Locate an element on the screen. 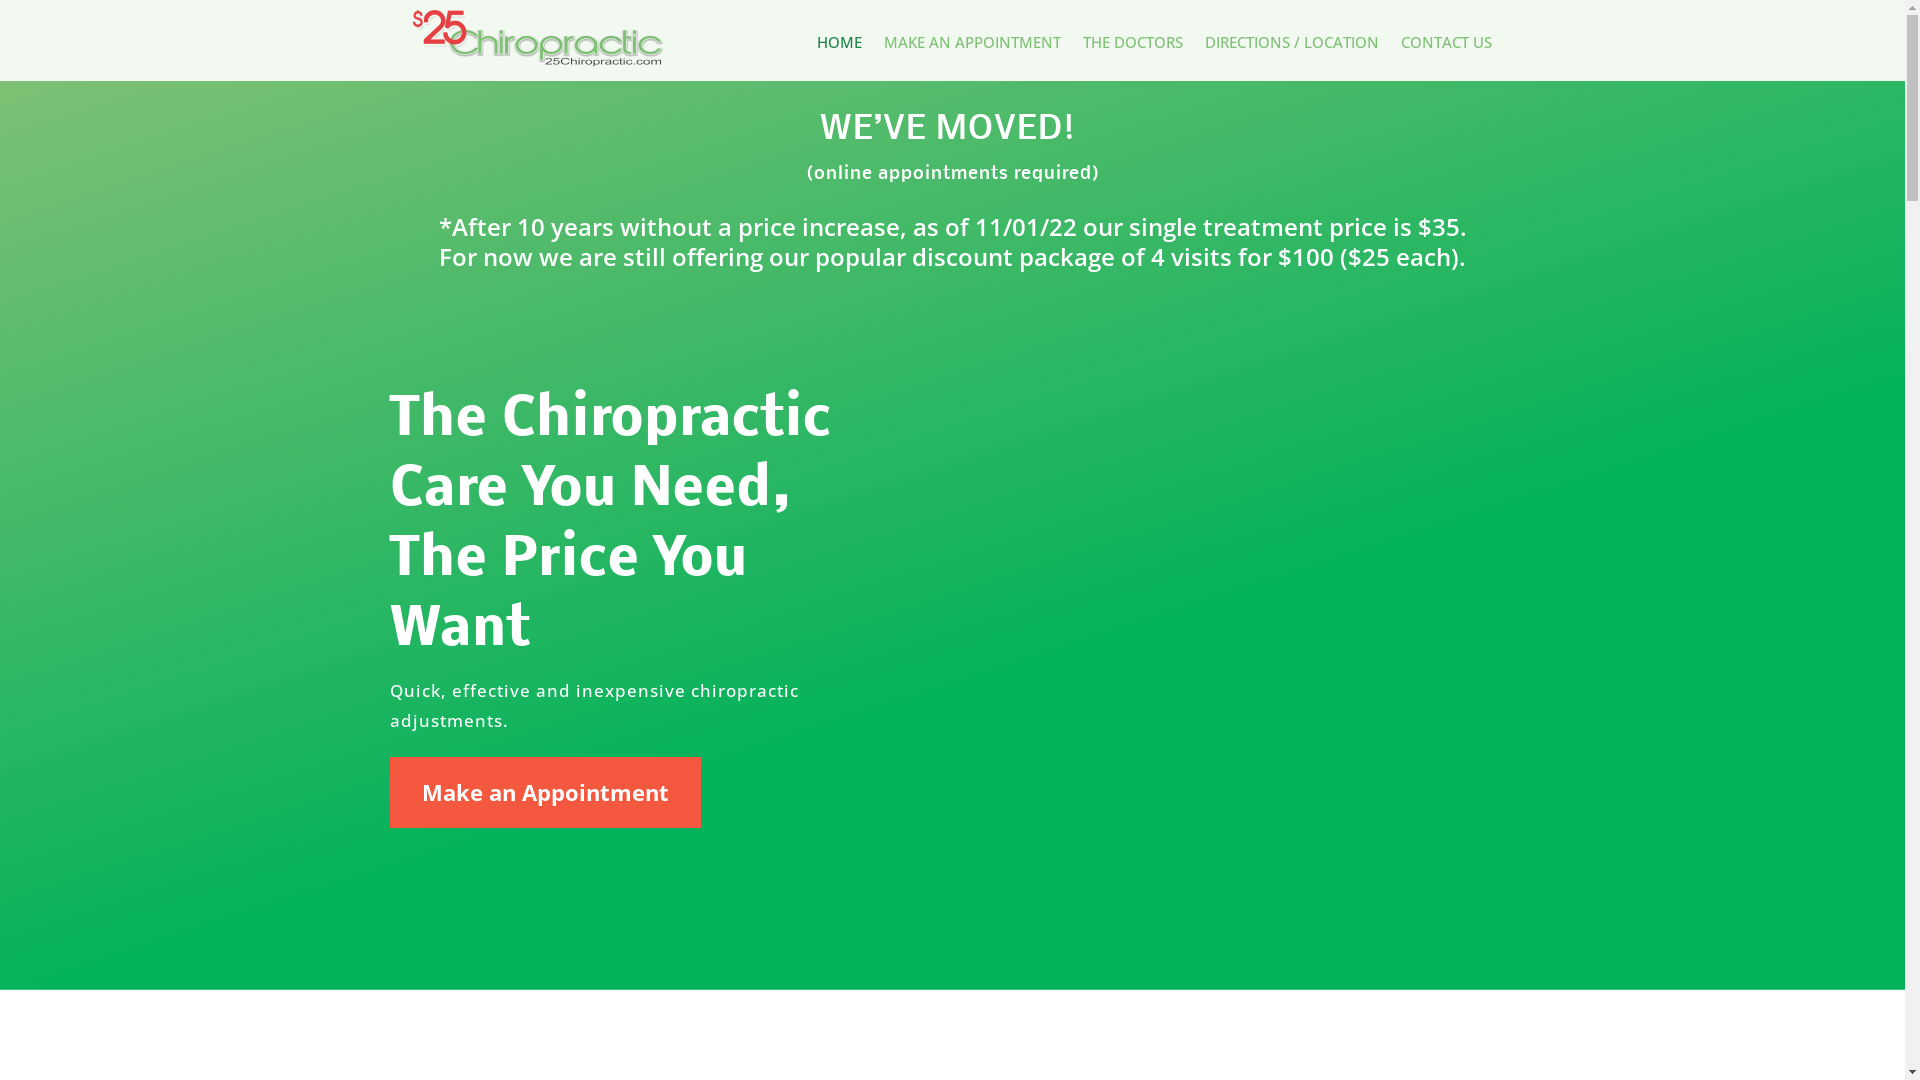 This screenshot has width=1920, height=1080. 'THE DOCTORS' is located at coordinates (1132, 45).